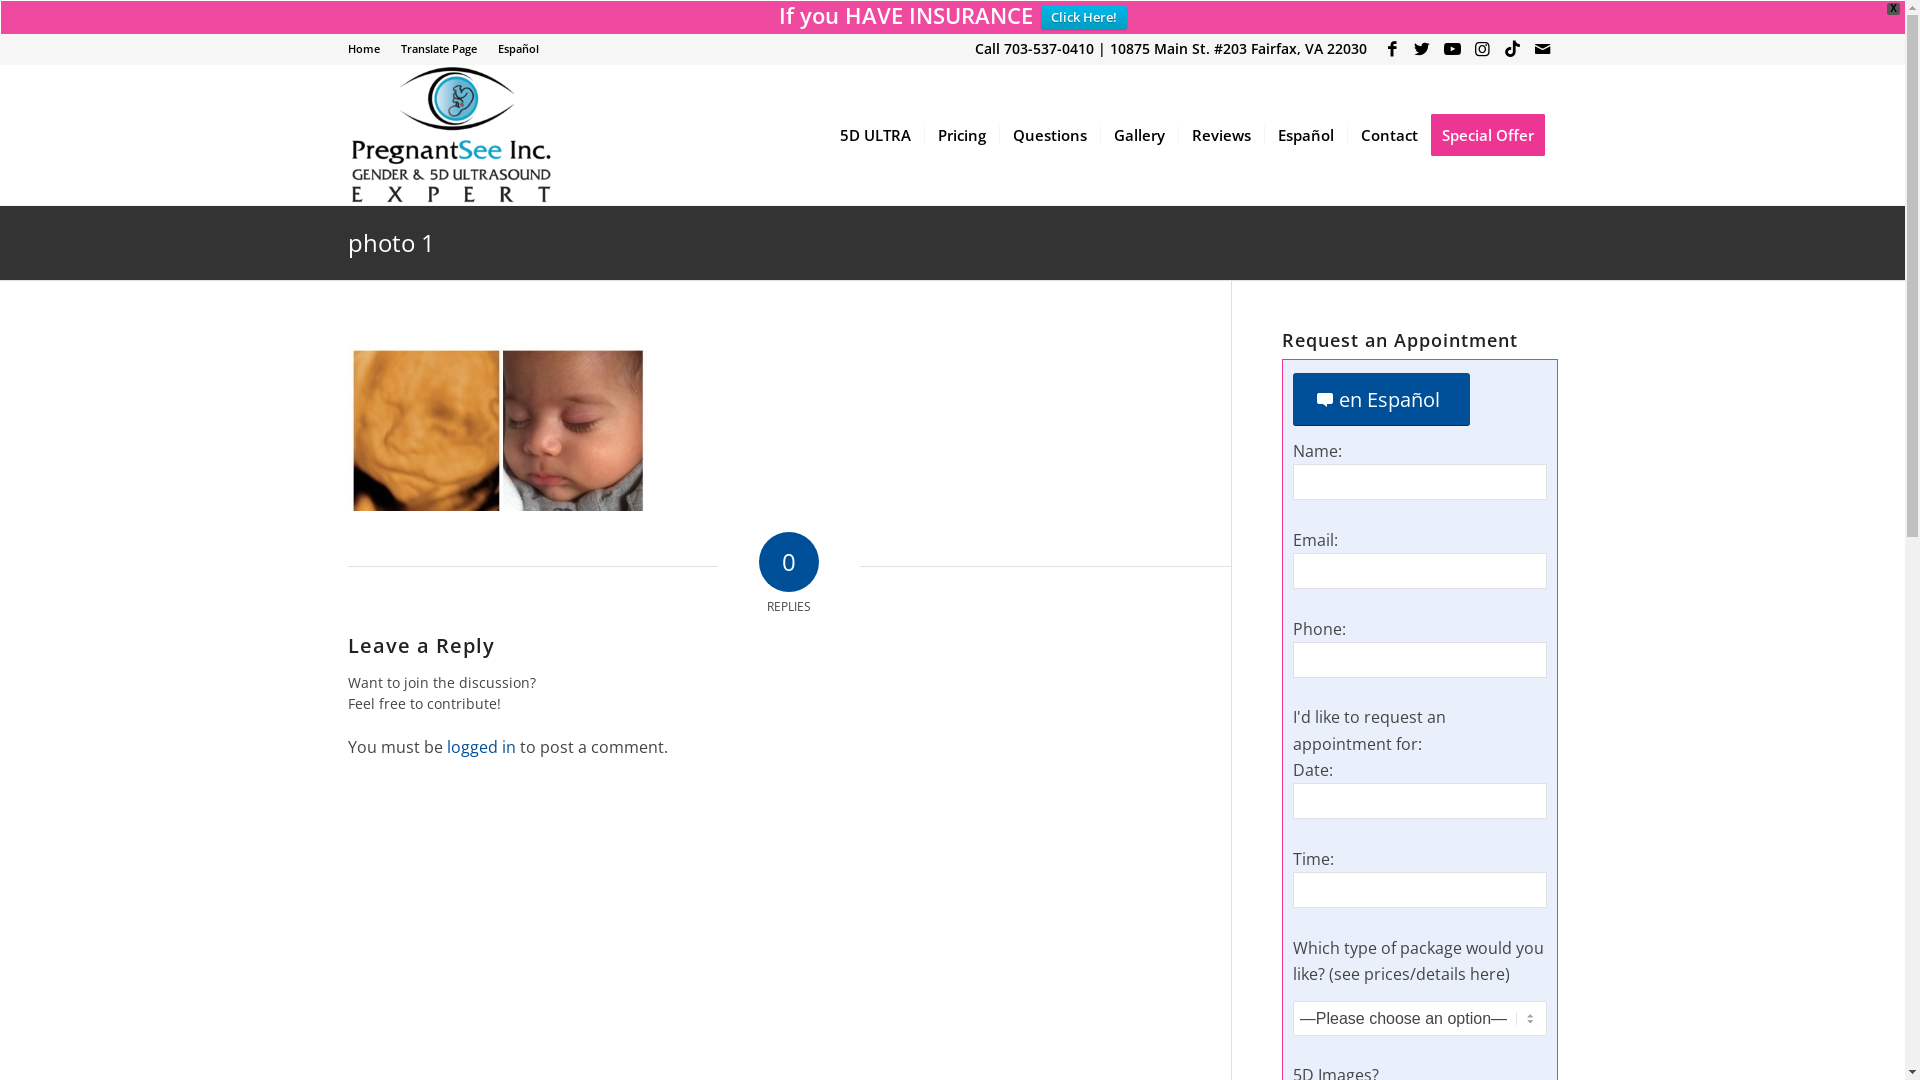  Describe the element at coordinates (364, 47) in the screenshot. I see `'Home'` at that location.